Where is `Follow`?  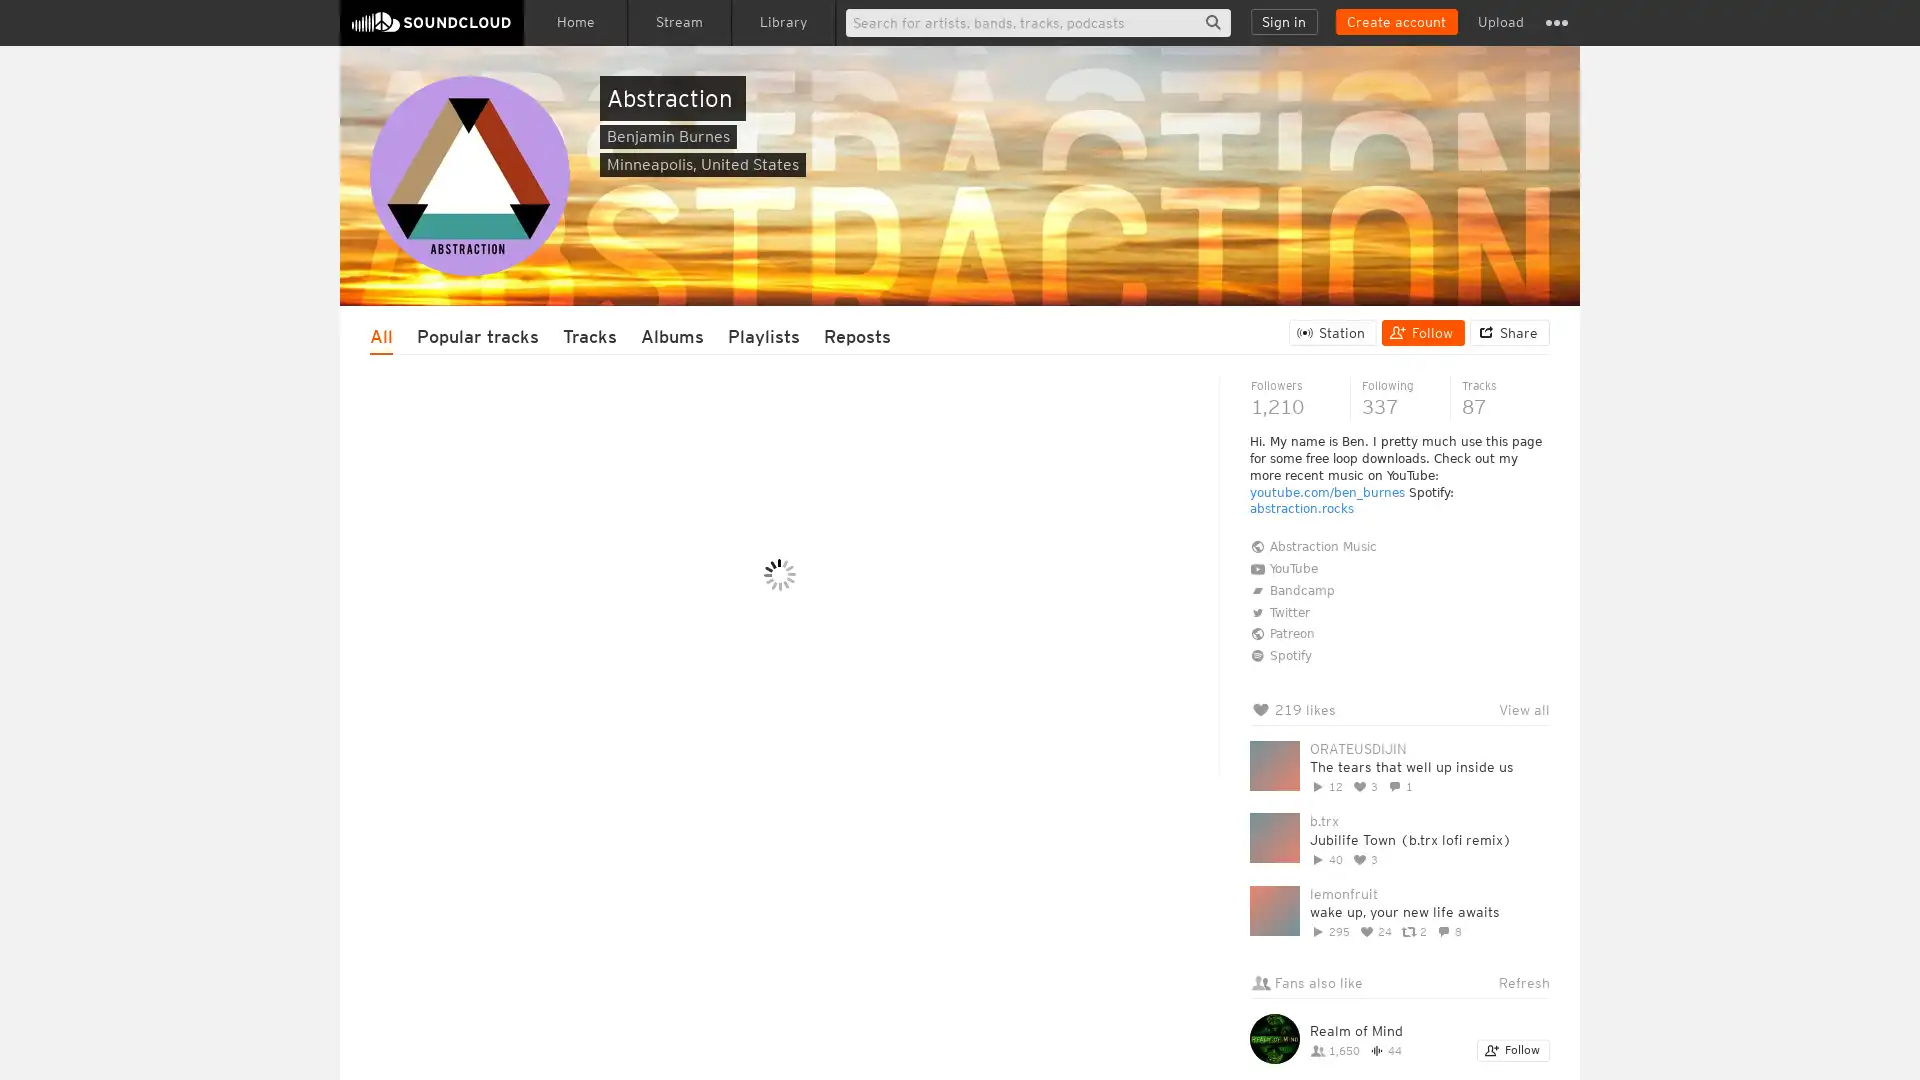 Follow is located at coordinates (1422, 331).